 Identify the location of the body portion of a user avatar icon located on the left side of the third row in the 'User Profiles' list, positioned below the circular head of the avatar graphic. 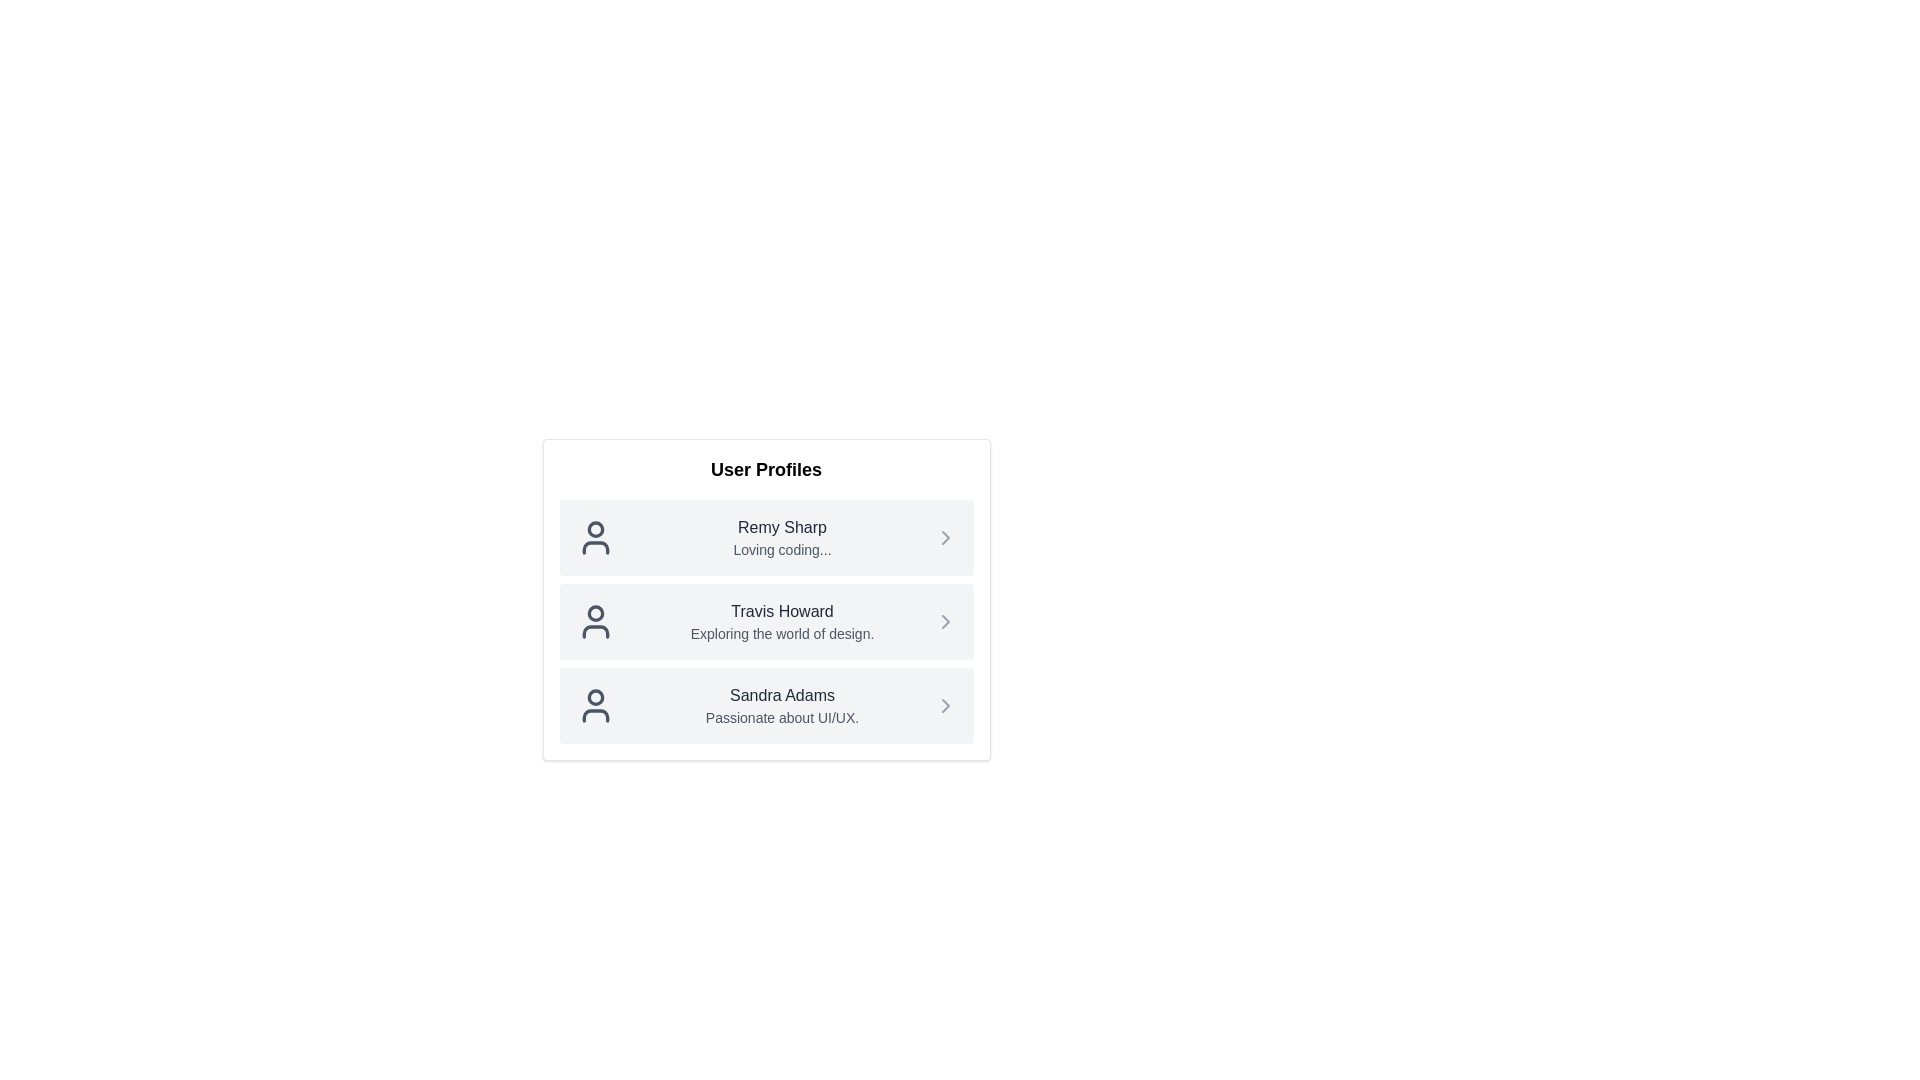
(594, 715).